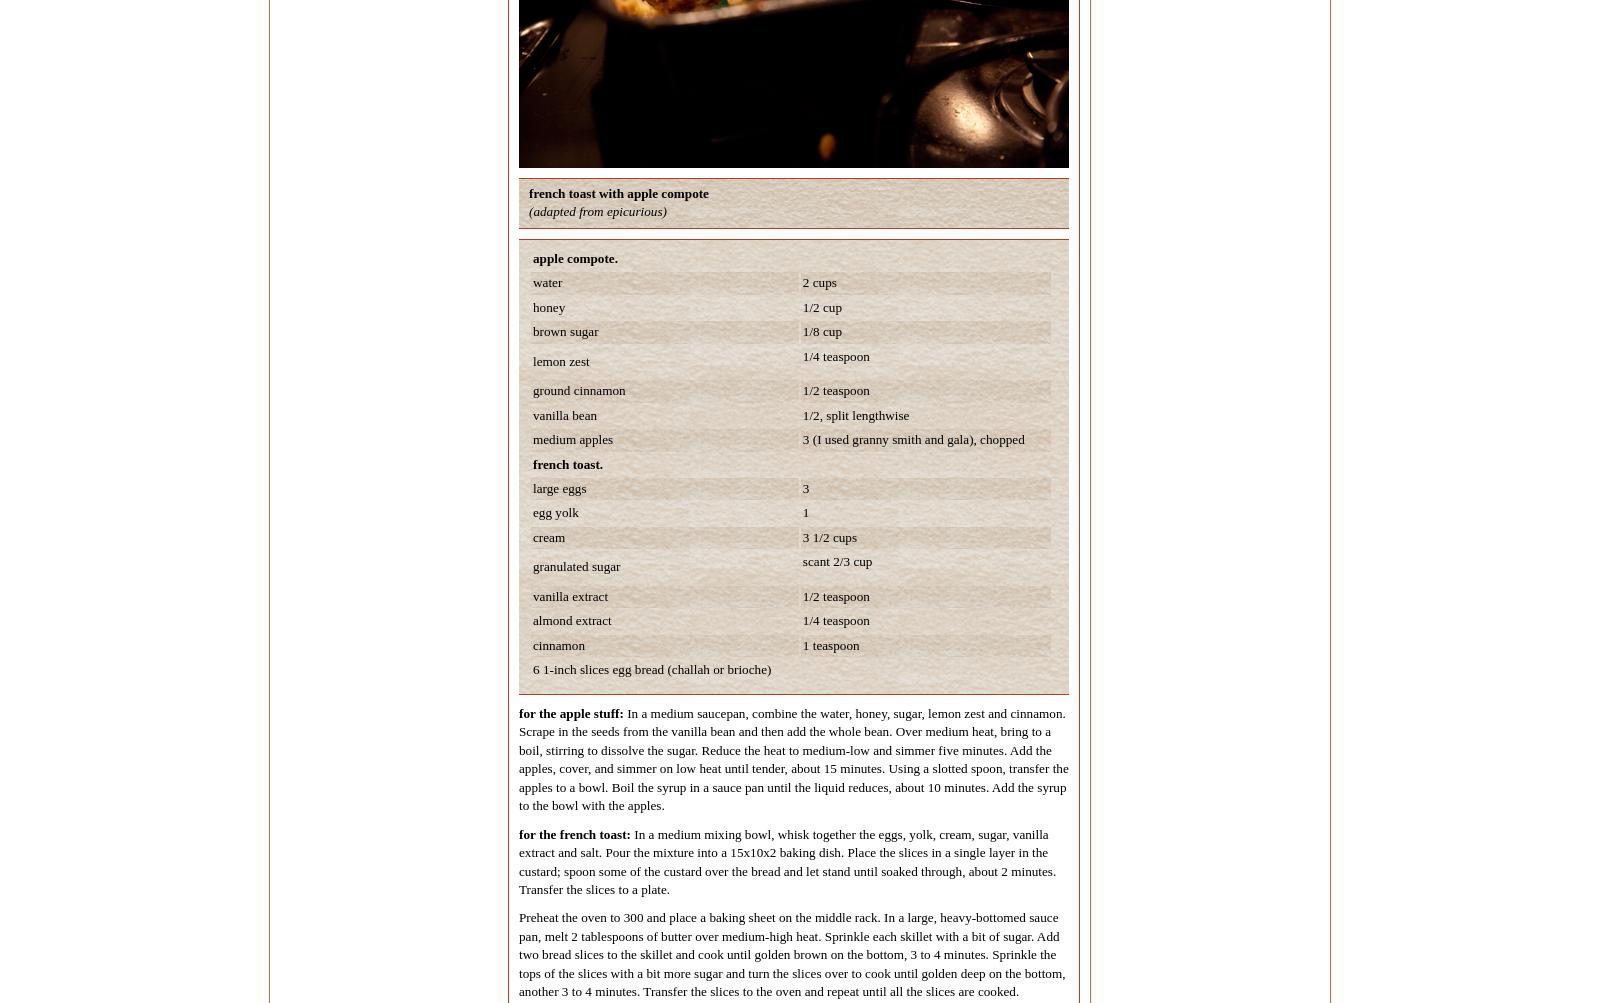  Describe the element at coordinates (793, 757) in the screenshot. I see `'In a medium saucepan, combine the water, honey, sugar, lemon zest and cinnamon.  Scrape in the seeds from the vanilla bean and then add the whole bean.  Over medium heat, bring to a boil, stirring to dissolve the sugar.  Reduce the heat to medium-low and simmer five minutes.  Add the apples, cover, and simmer on low heat until tender, about 15 minutes.  Using a slotted spoon, transfer the apples to a bowl.  Boil the syrup in a sauce pan until the liquid reduces, about 10 minutes.  Add the syrup to the bowl with the apples.'` at that location.